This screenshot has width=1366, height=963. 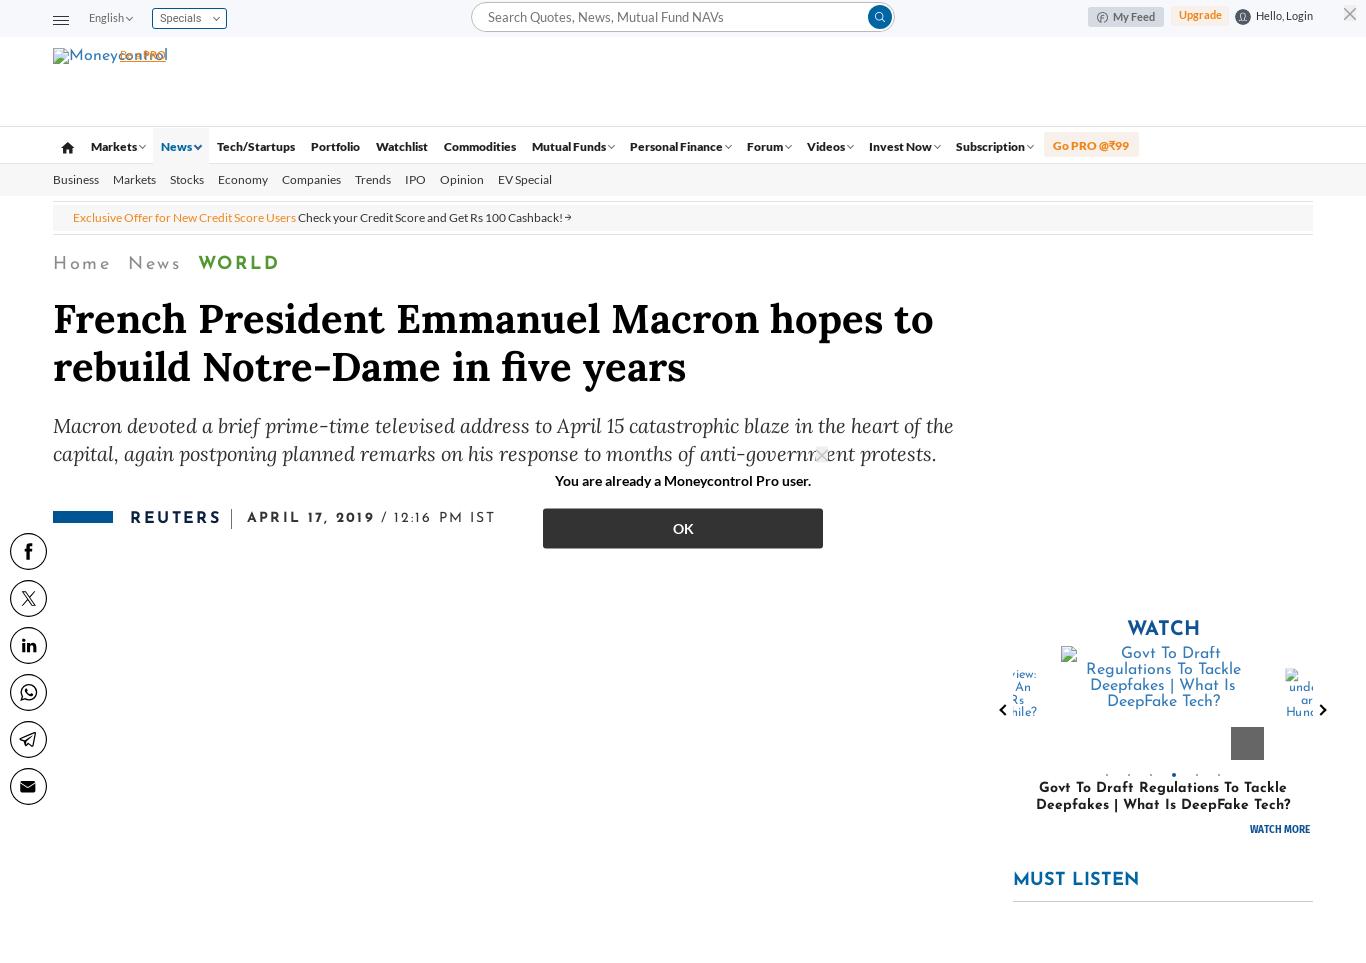 I want to click on 'Go PRO @₹99', so click(x=1089, y=145).